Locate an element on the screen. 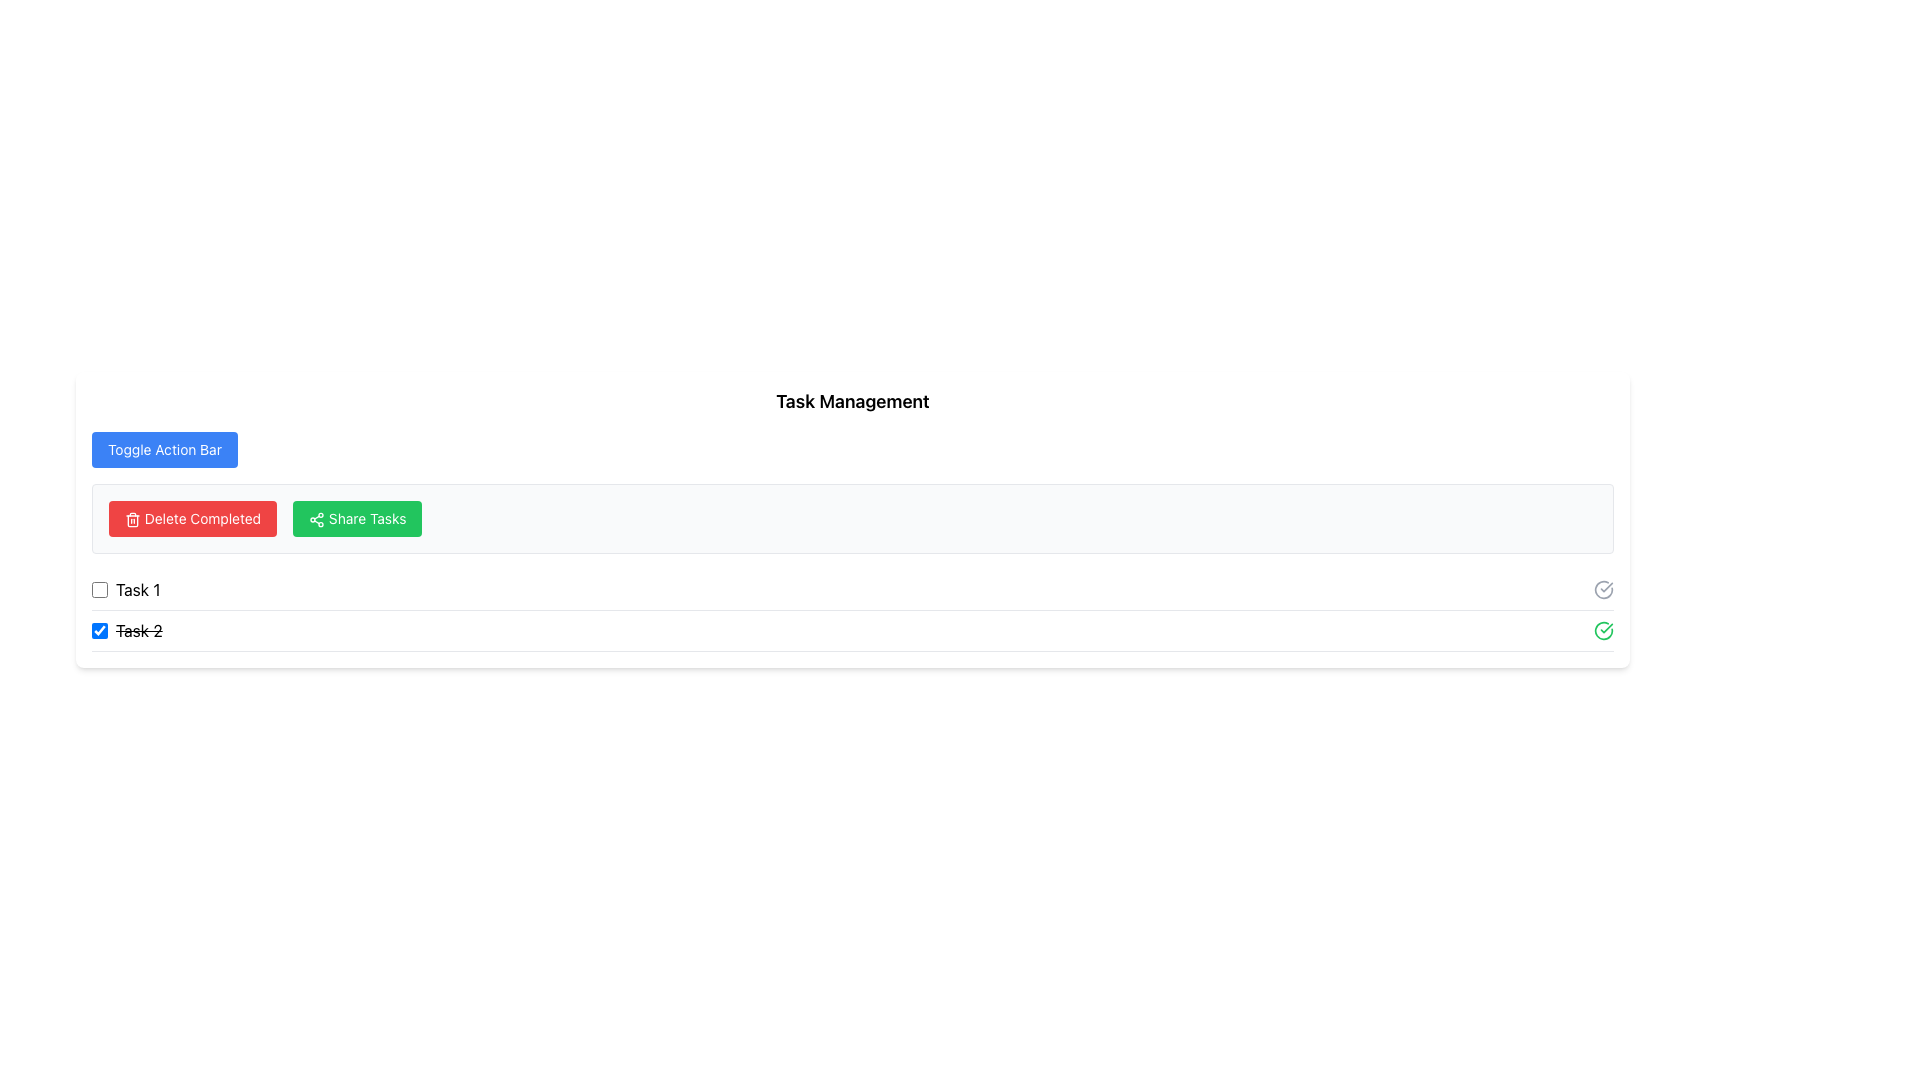 This screenshot has width=1920, height=1080. the red 'Delete Completed' button with a trash can icon is located at coordinates (193, 518).